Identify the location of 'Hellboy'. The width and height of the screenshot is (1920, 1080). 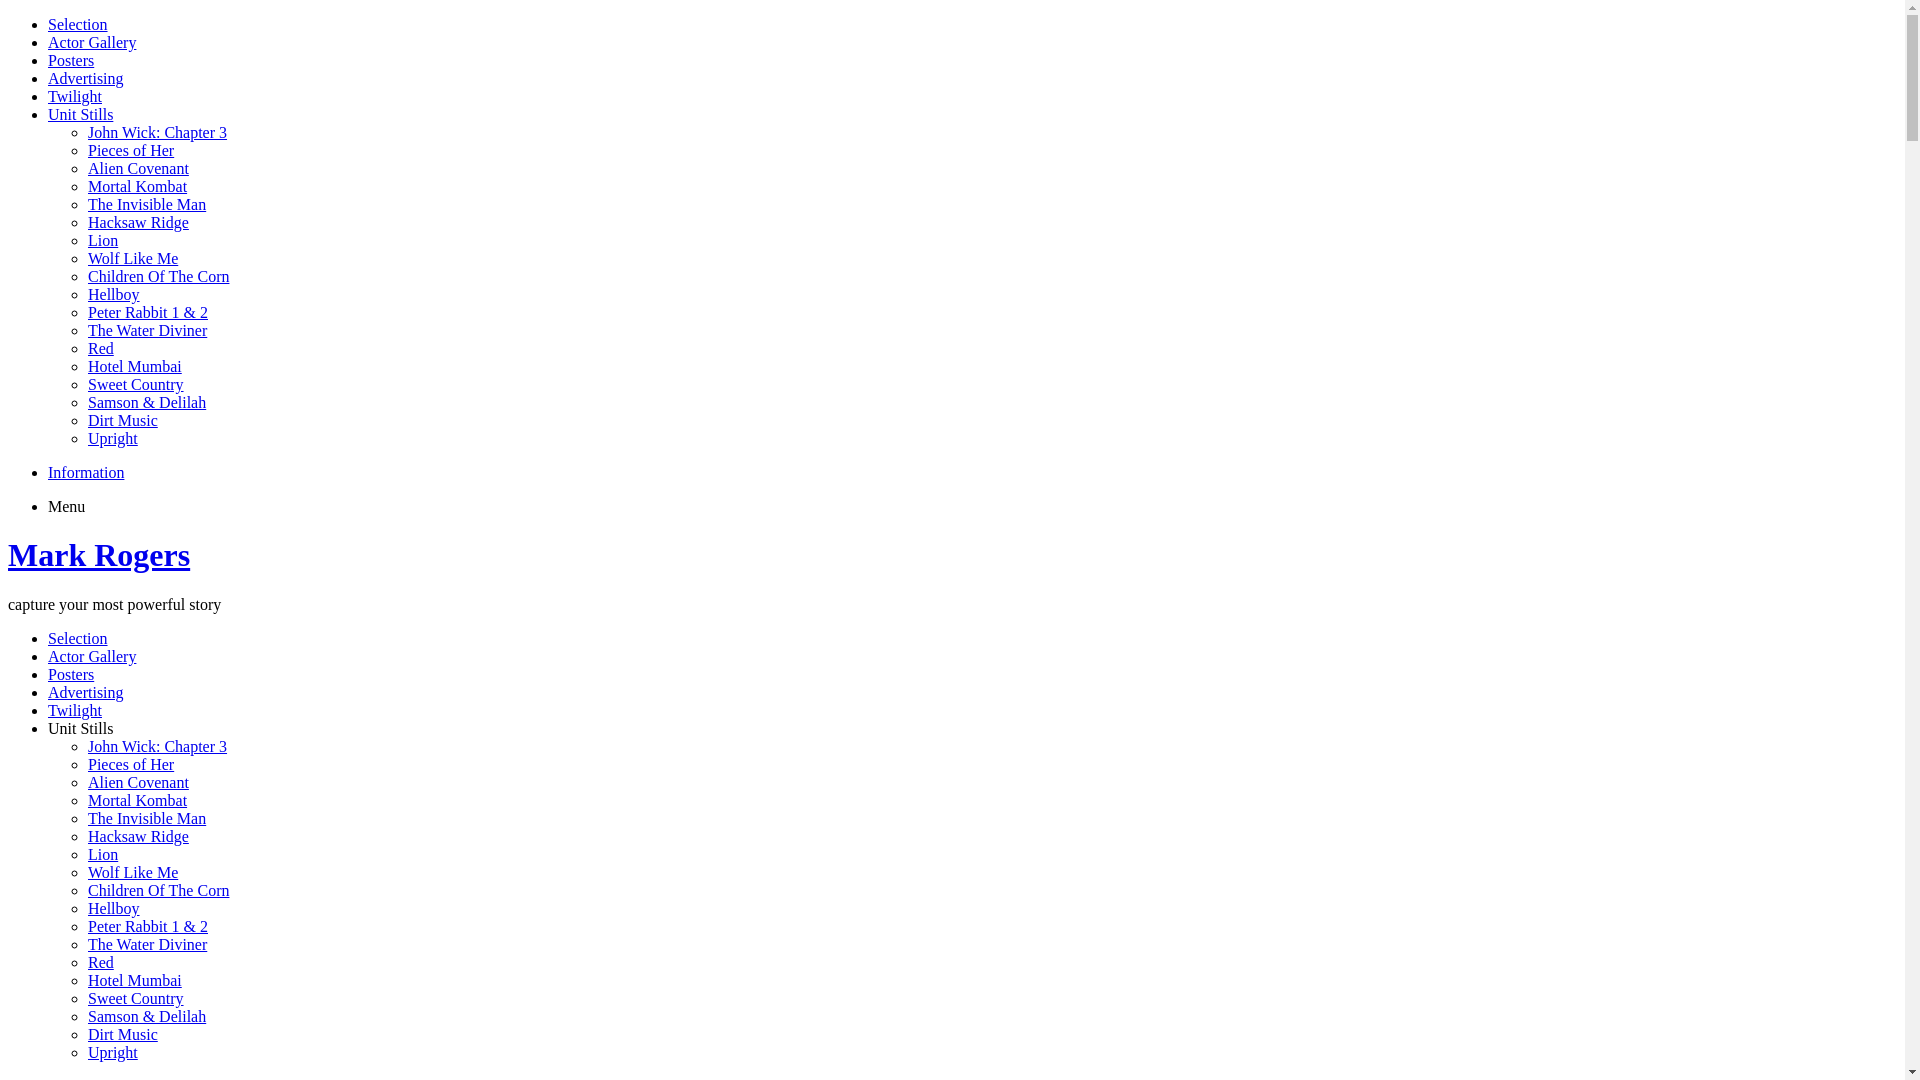
(113, 908).